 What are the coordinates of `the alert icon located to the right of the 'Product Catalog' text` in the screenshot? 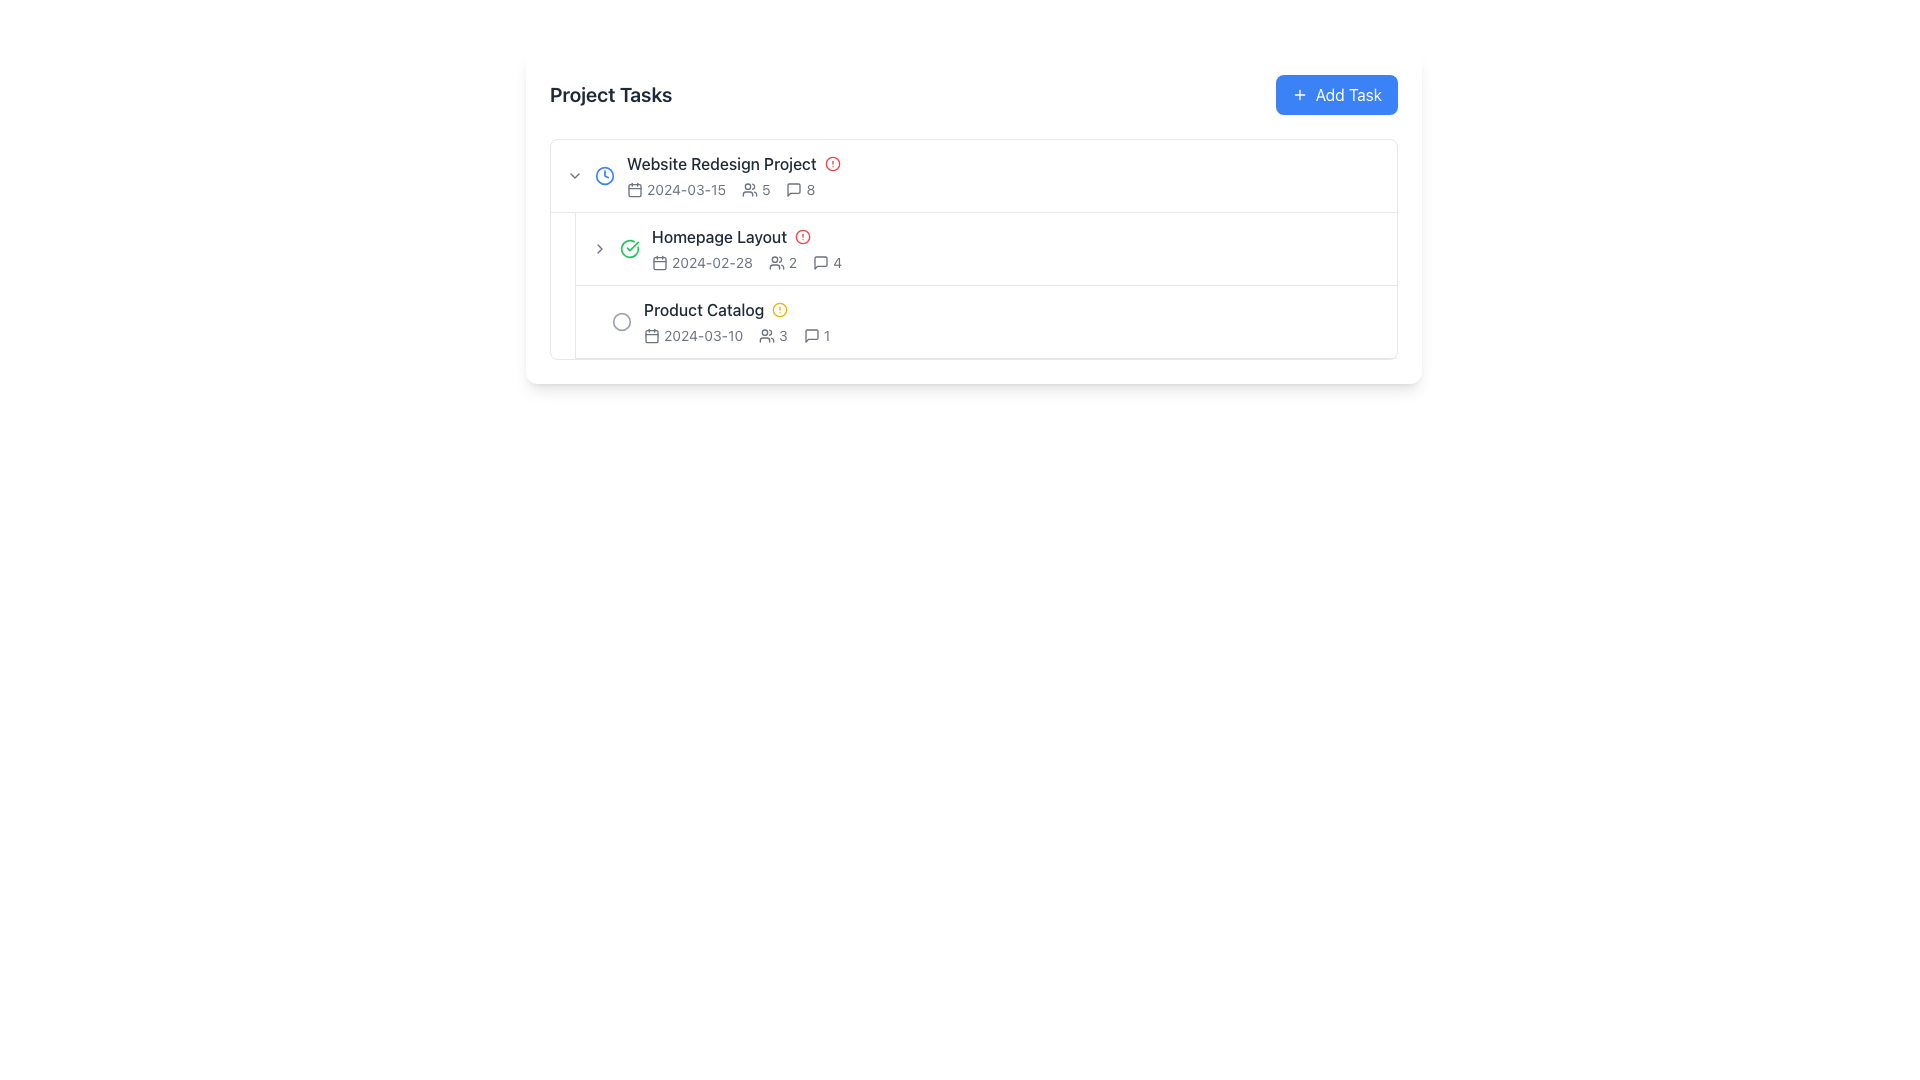 It's located at (779, 309).